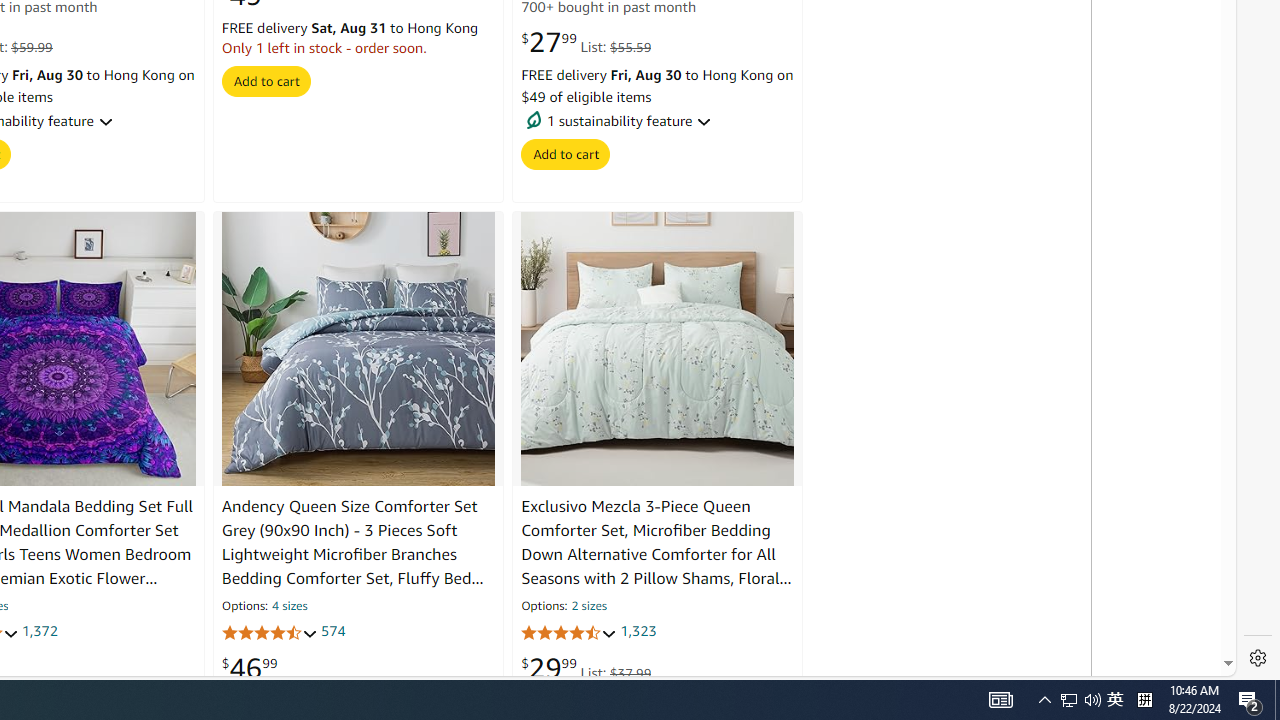  I want to click on '$27.99 List: $55.59', so click(585, 43).